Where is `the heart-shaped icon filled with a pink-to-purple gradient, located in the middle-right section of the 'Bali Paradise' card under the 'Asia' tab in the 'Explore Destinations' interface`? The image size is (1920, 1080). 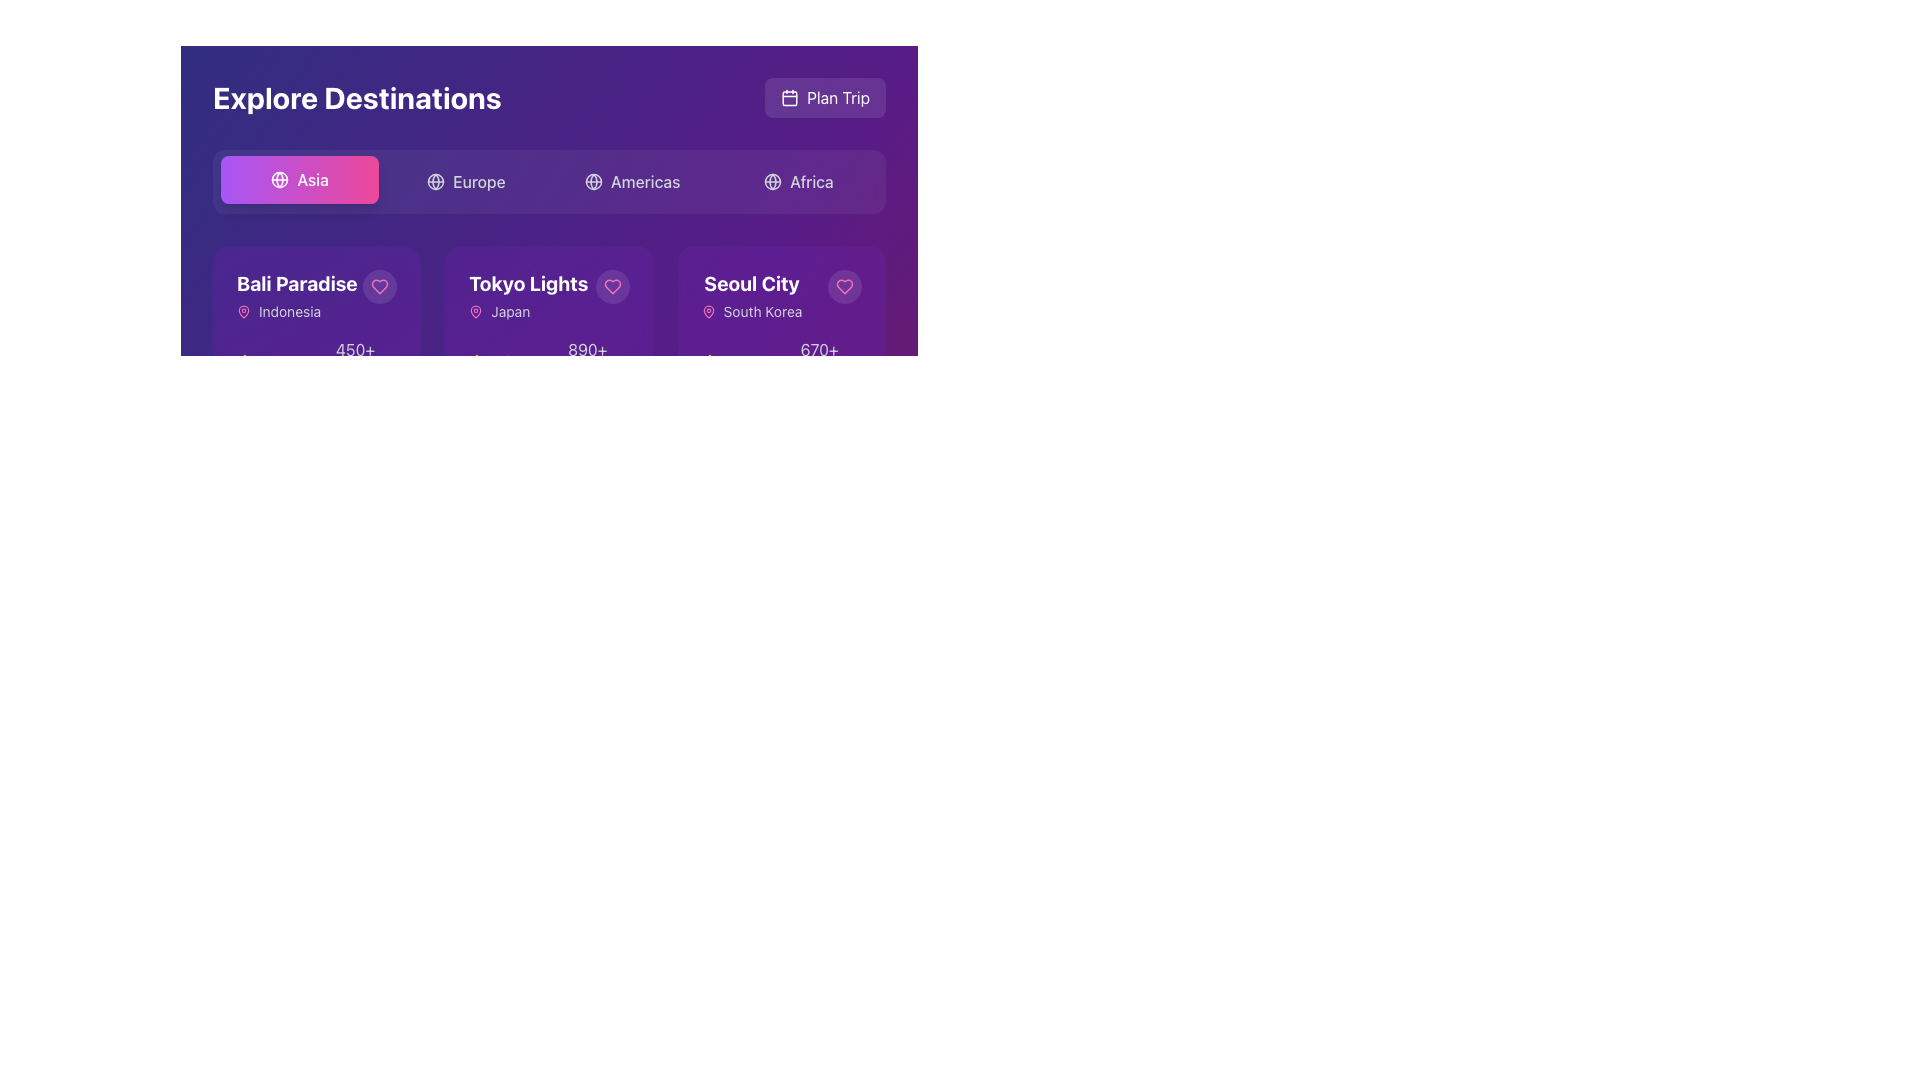 the heart-shaped icon filled with a pink-to-purple gradient, located in the middle-right section of the 'Bali Paradise' card under the 'Asia' tab in the 'Explore Destinations' interface is located at coordinates (380, 286).